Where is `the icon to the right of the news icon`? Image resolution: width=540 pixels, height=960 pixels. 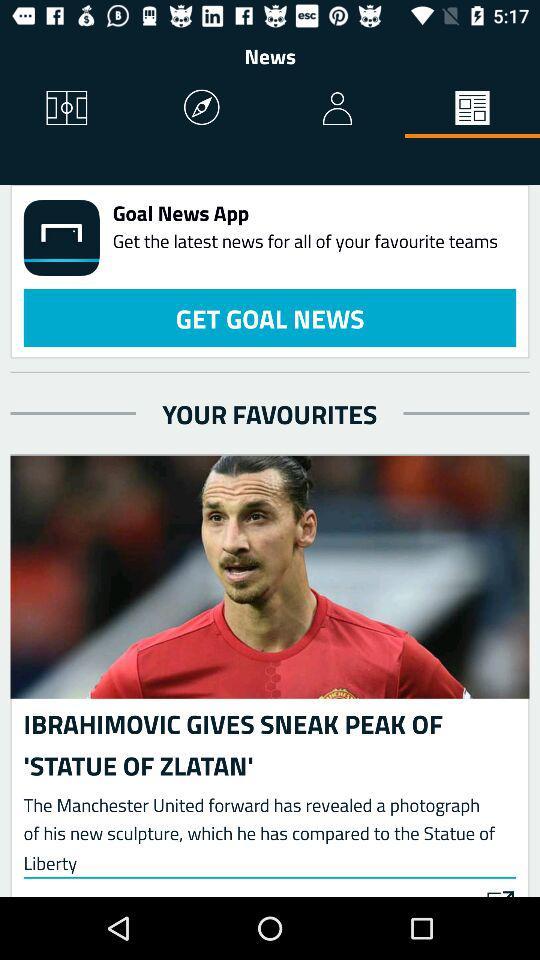 the icon to the right of the news icon is located at coordinates (472, 109).